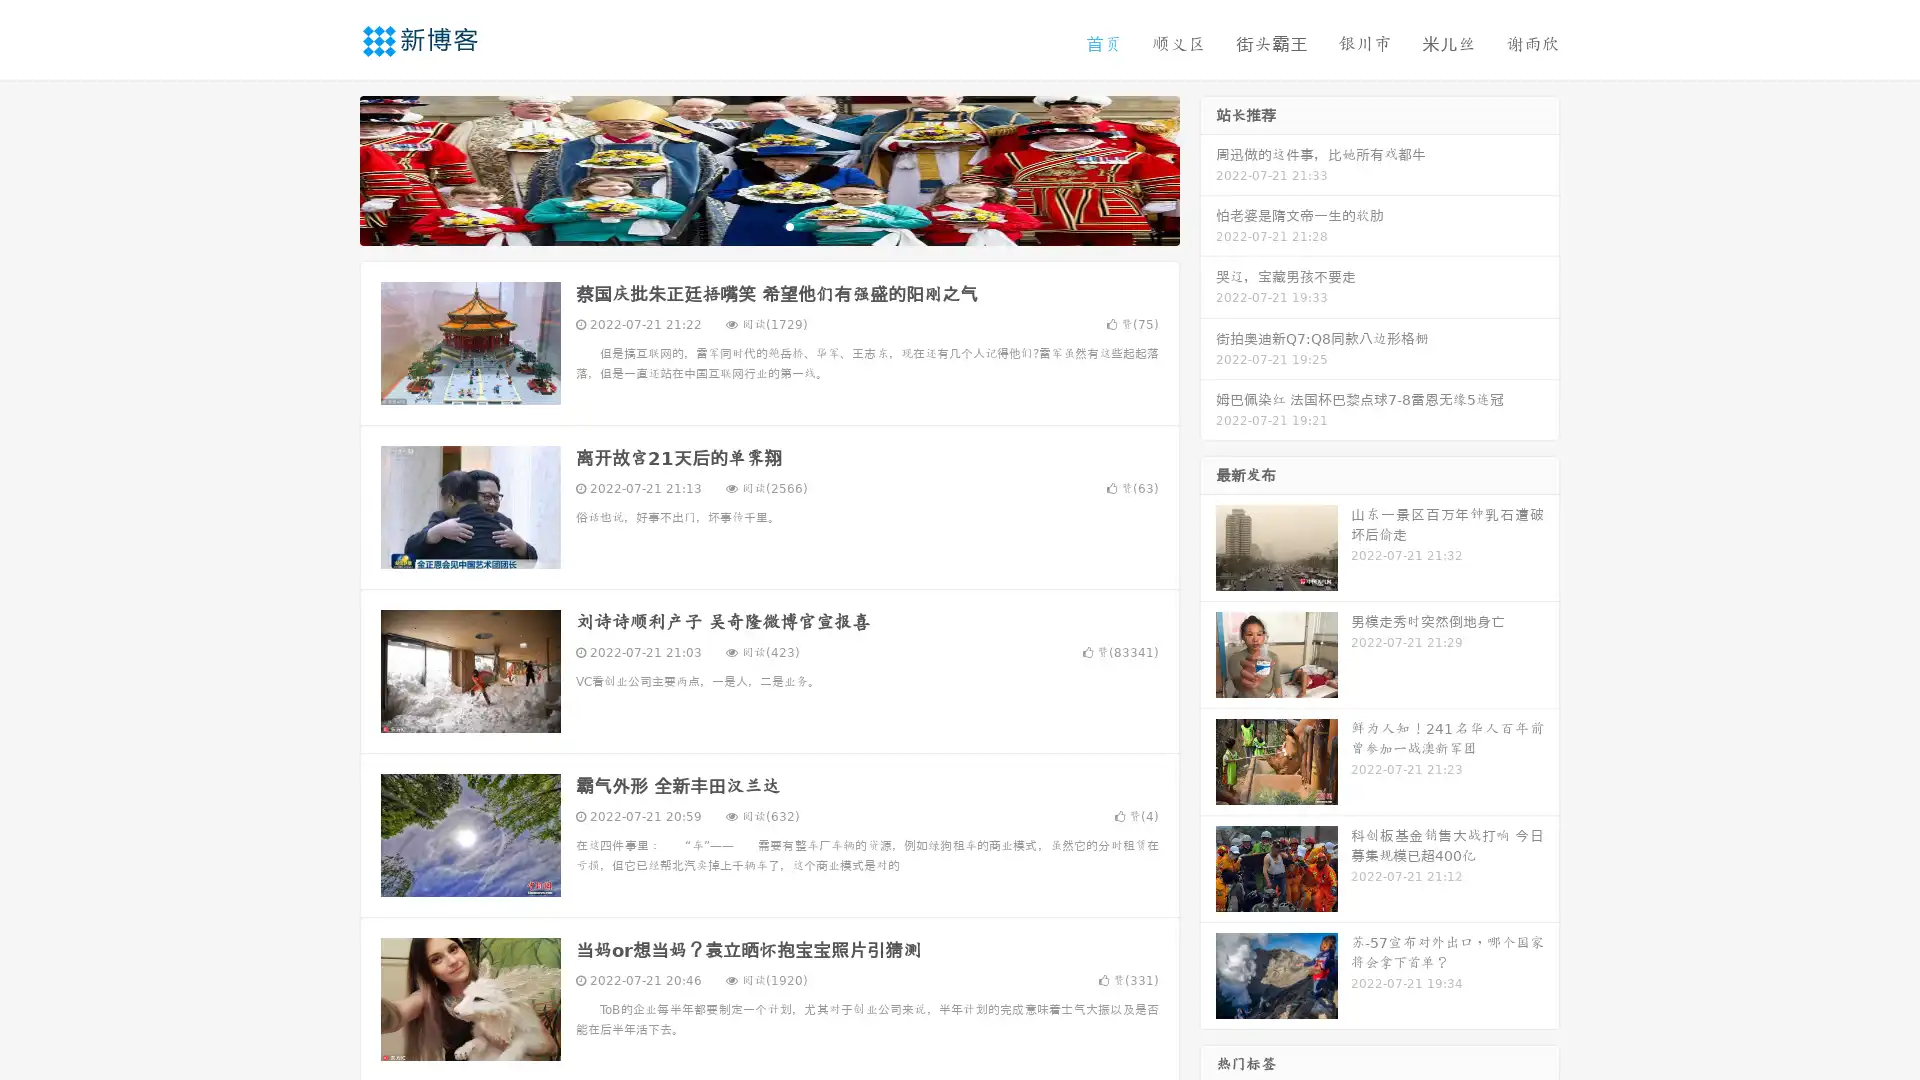 This screenshot has width=1920, height=1080. I want to click on Next slide, so click(1208, 168).